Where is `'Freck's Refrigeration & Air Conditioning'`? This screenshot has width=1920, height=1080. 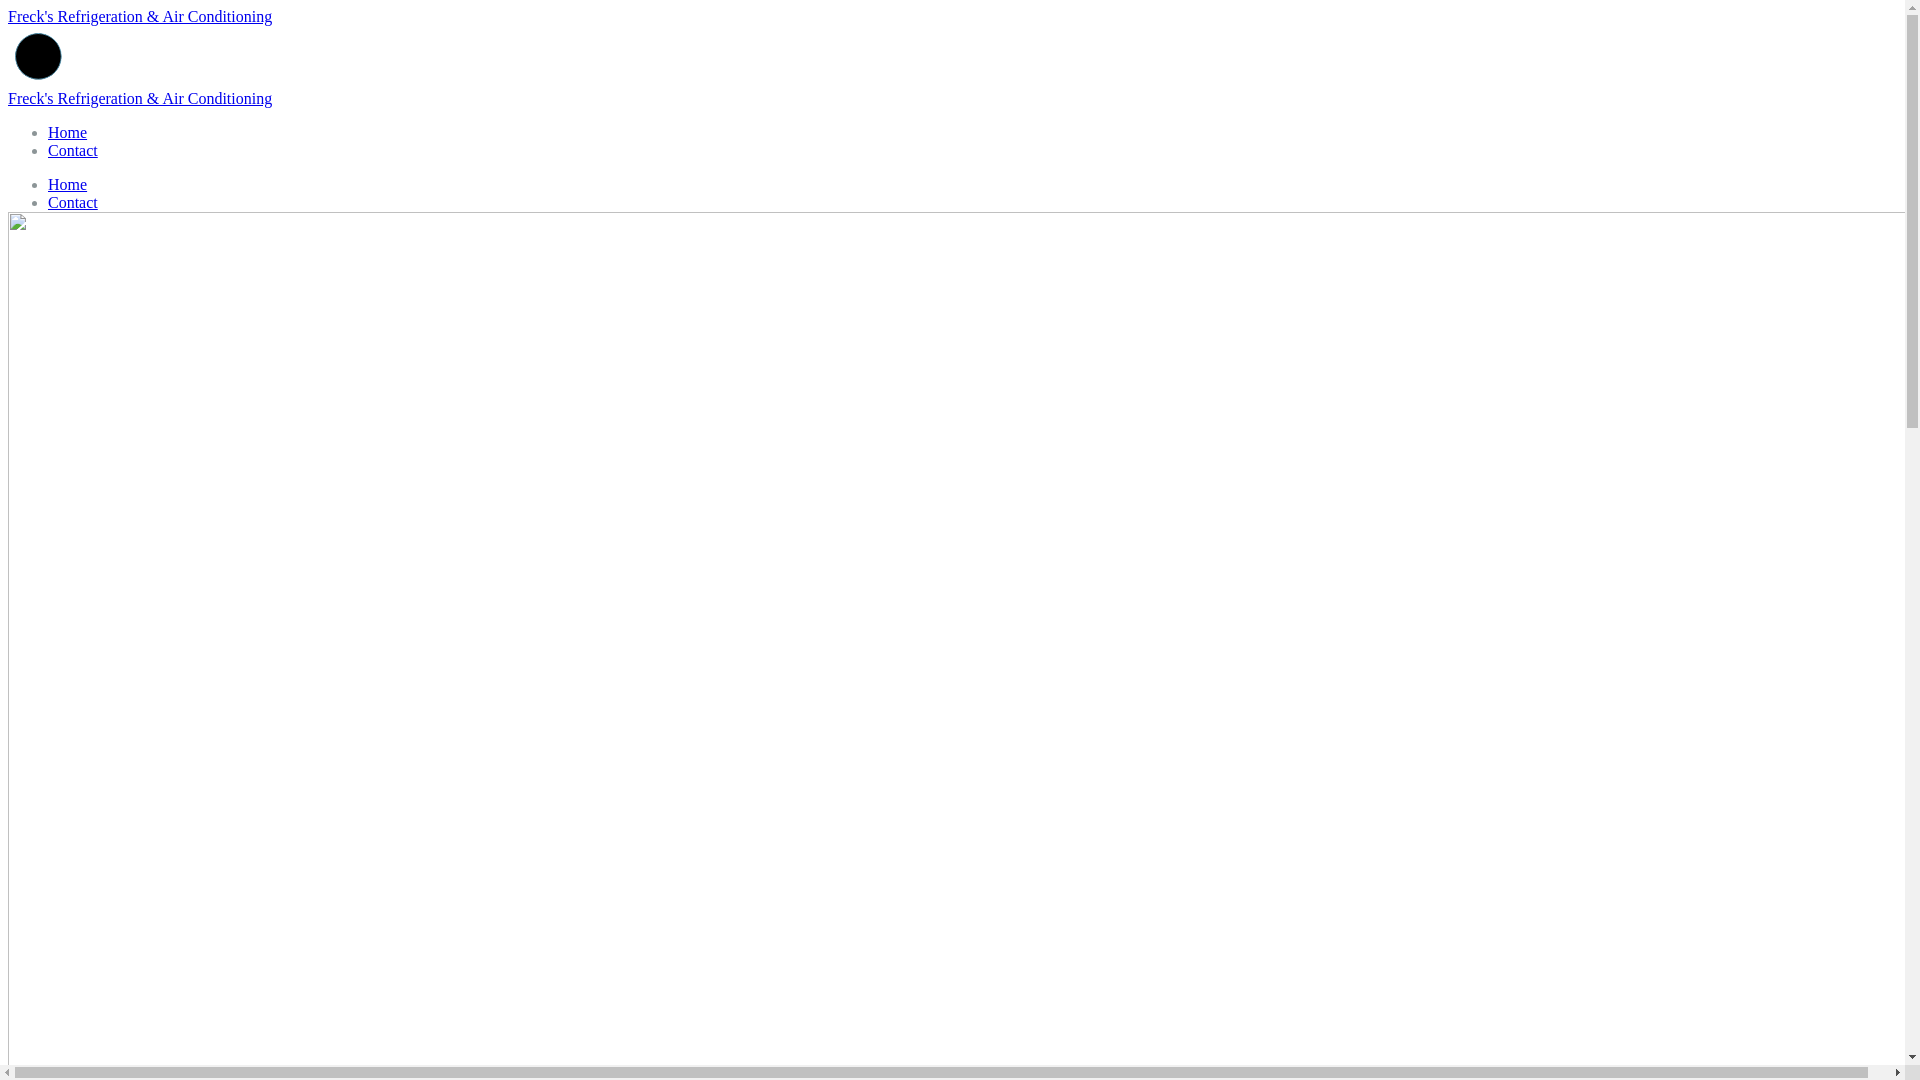
'Freck's Refrigeration & Air Conditioning' is located at coordinates (138, 98).